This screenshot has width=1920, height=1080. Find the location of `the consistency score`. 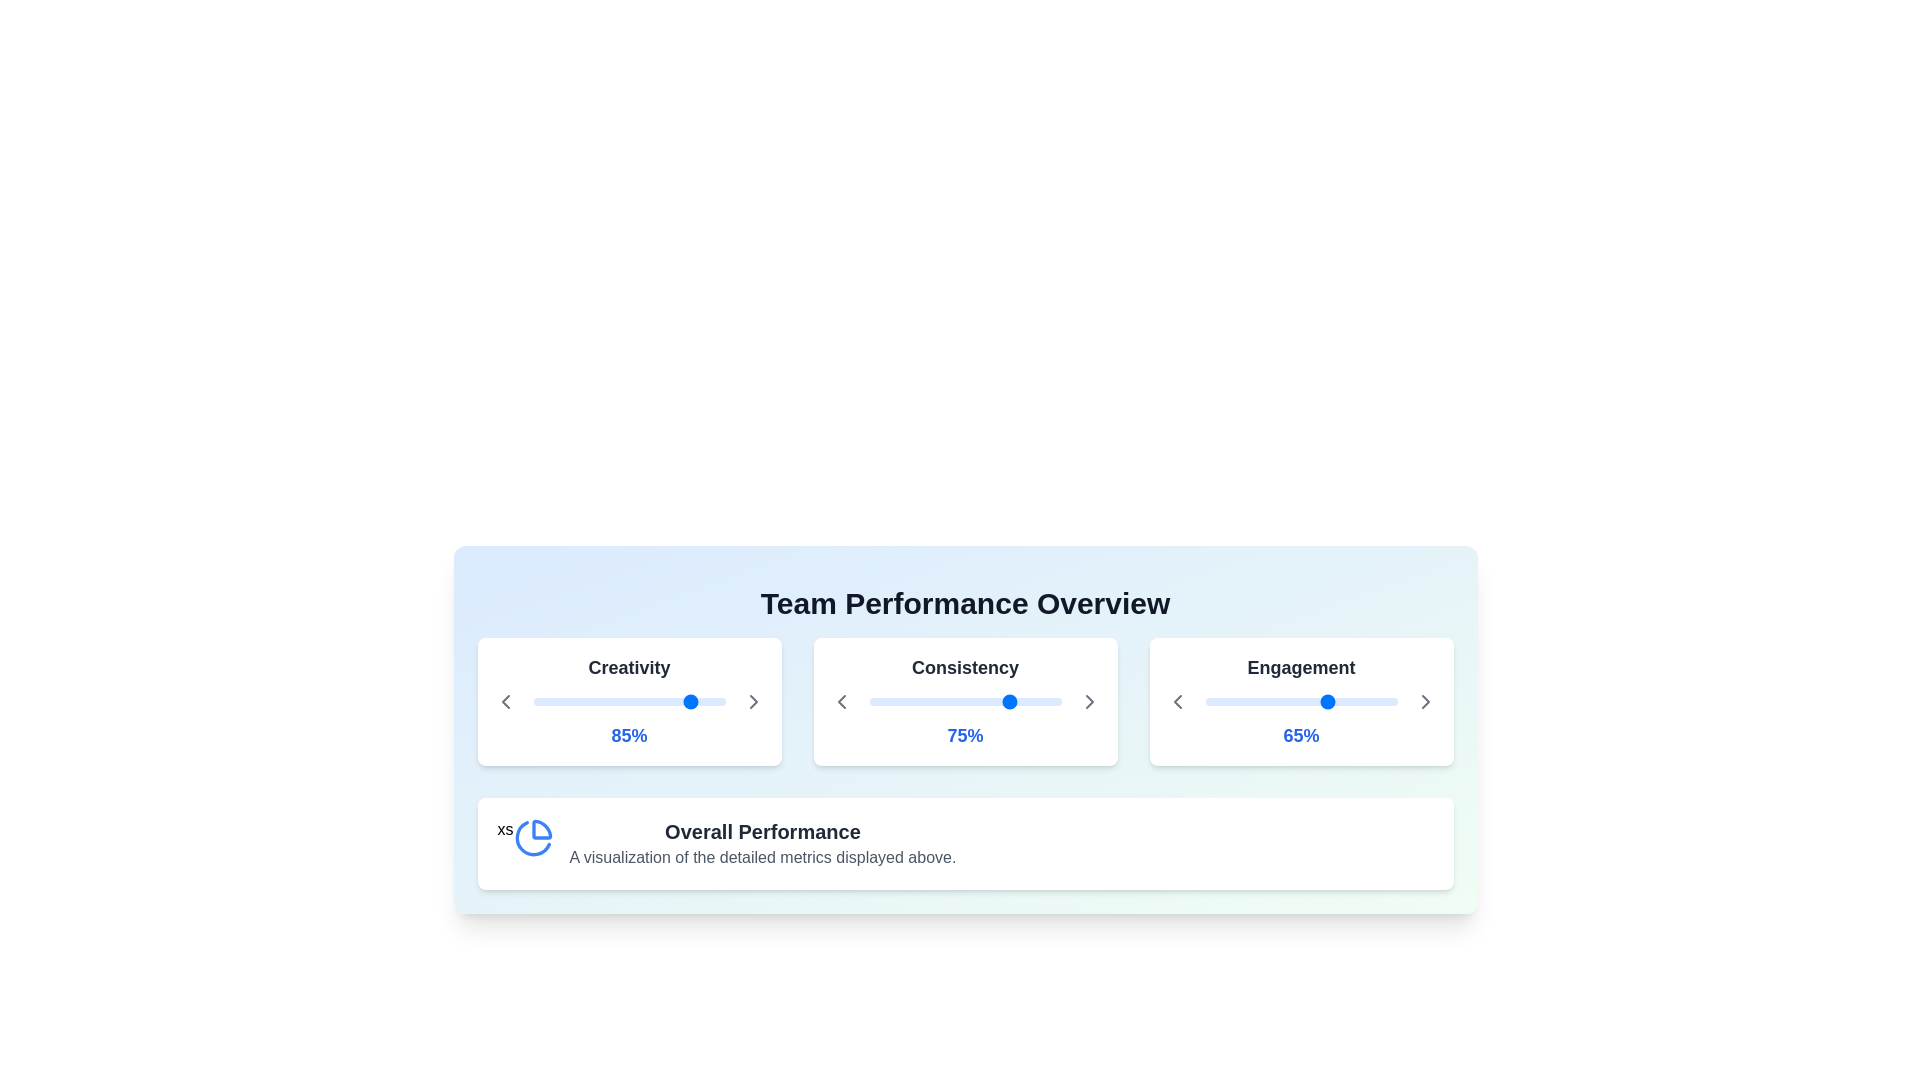

the consistency score is located at coordinates (1052, 701).